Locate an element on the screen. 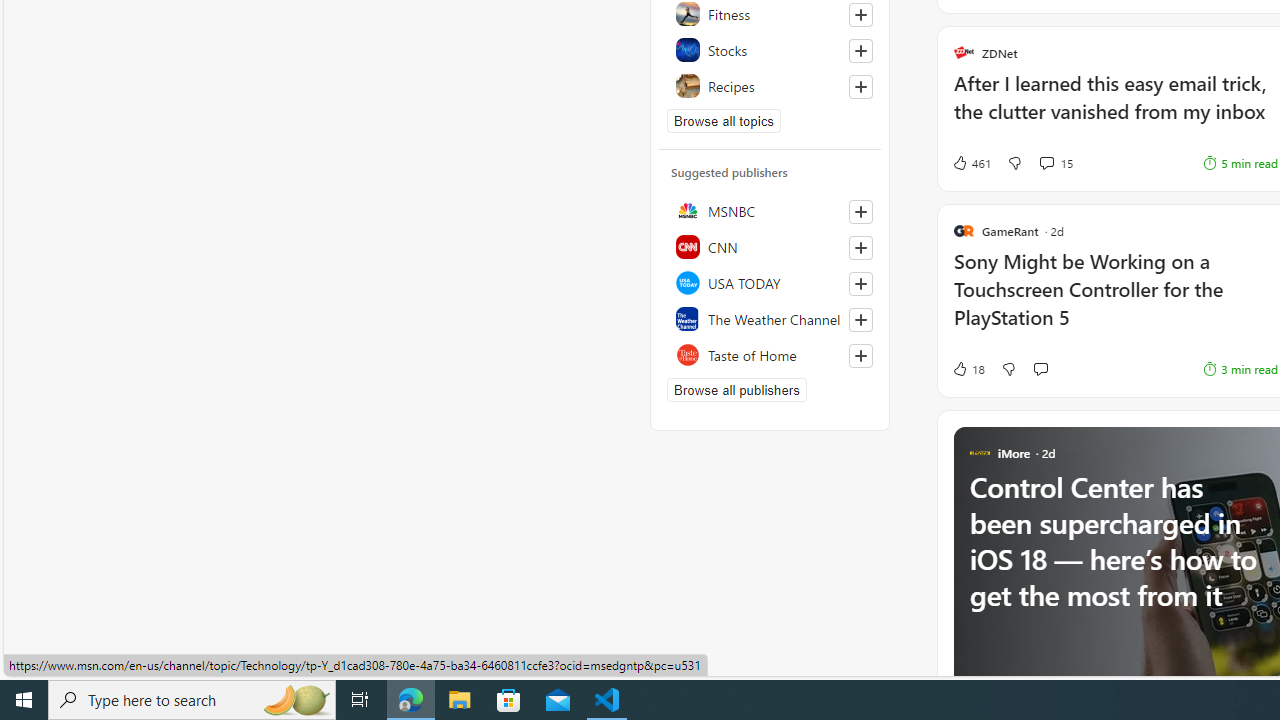 This screenshot has height=720, width=1280. 'View comments 15 Comment' is located at coordinates (1045, 162).